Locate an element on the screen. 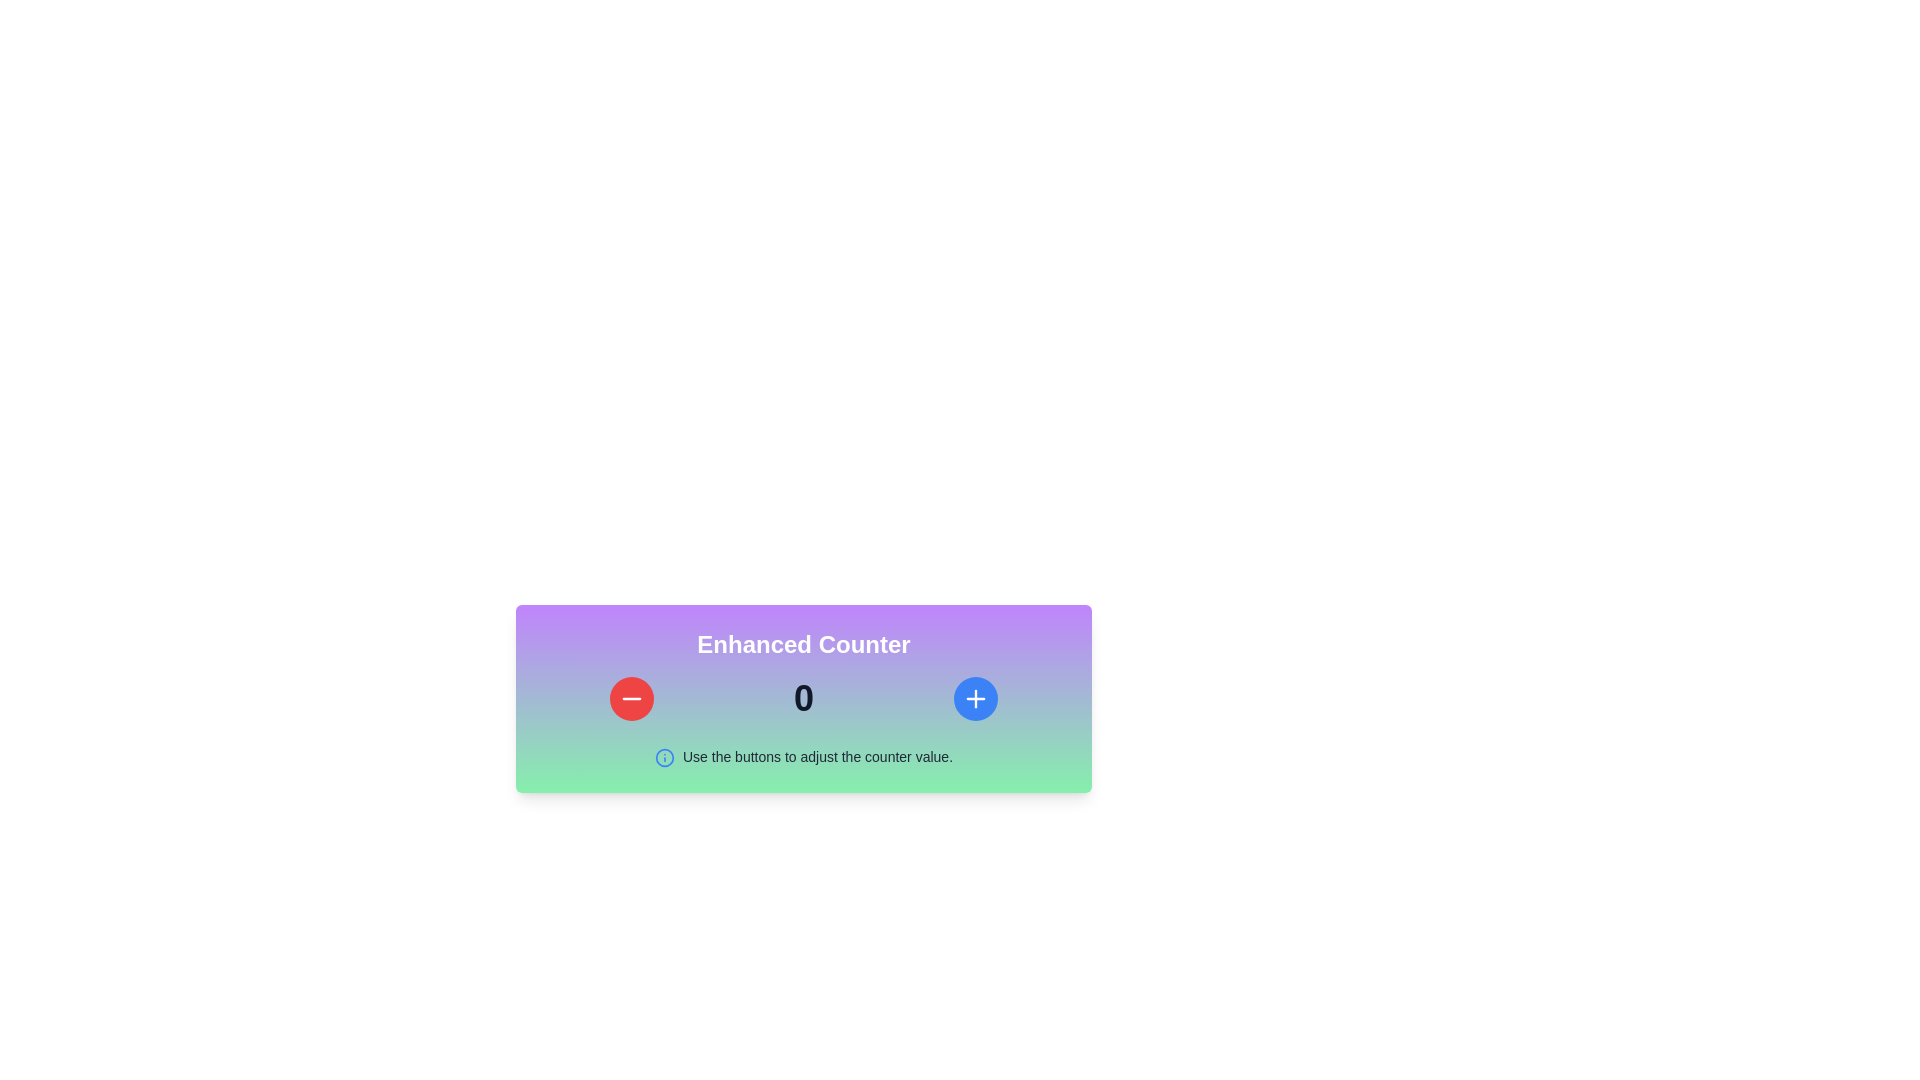 This screenshot has height=1080, width=1920. the information icon positioned at the start of the text 'Use the buttons to adjust the counter value.' is located at coordinates (664, 757).